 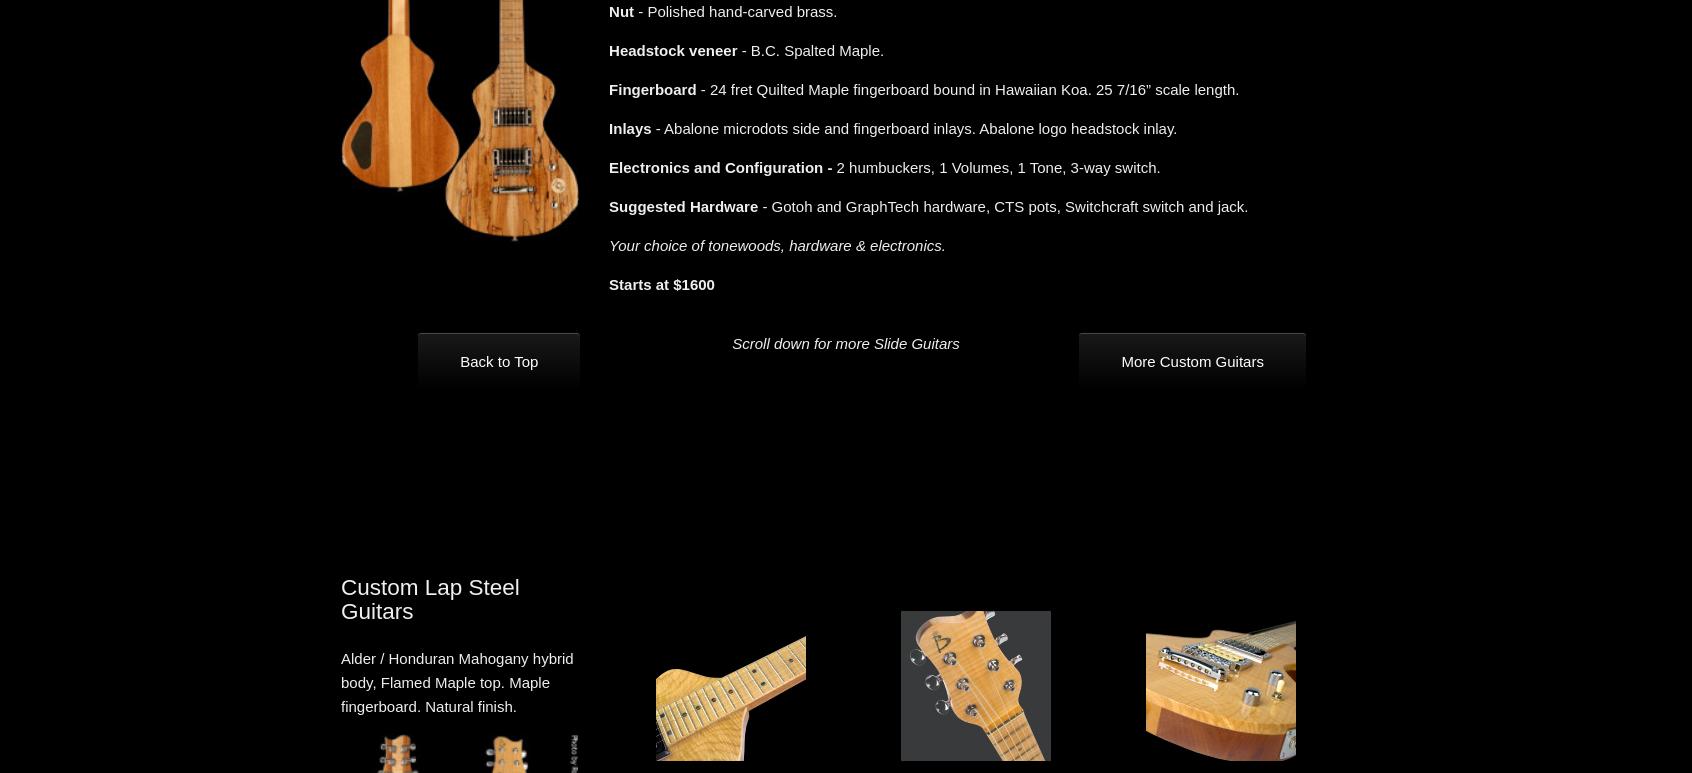 What do you see at coordinates (620, 11) in the screenshot?
I see `'Nut'` at bounding box center [620, 11].